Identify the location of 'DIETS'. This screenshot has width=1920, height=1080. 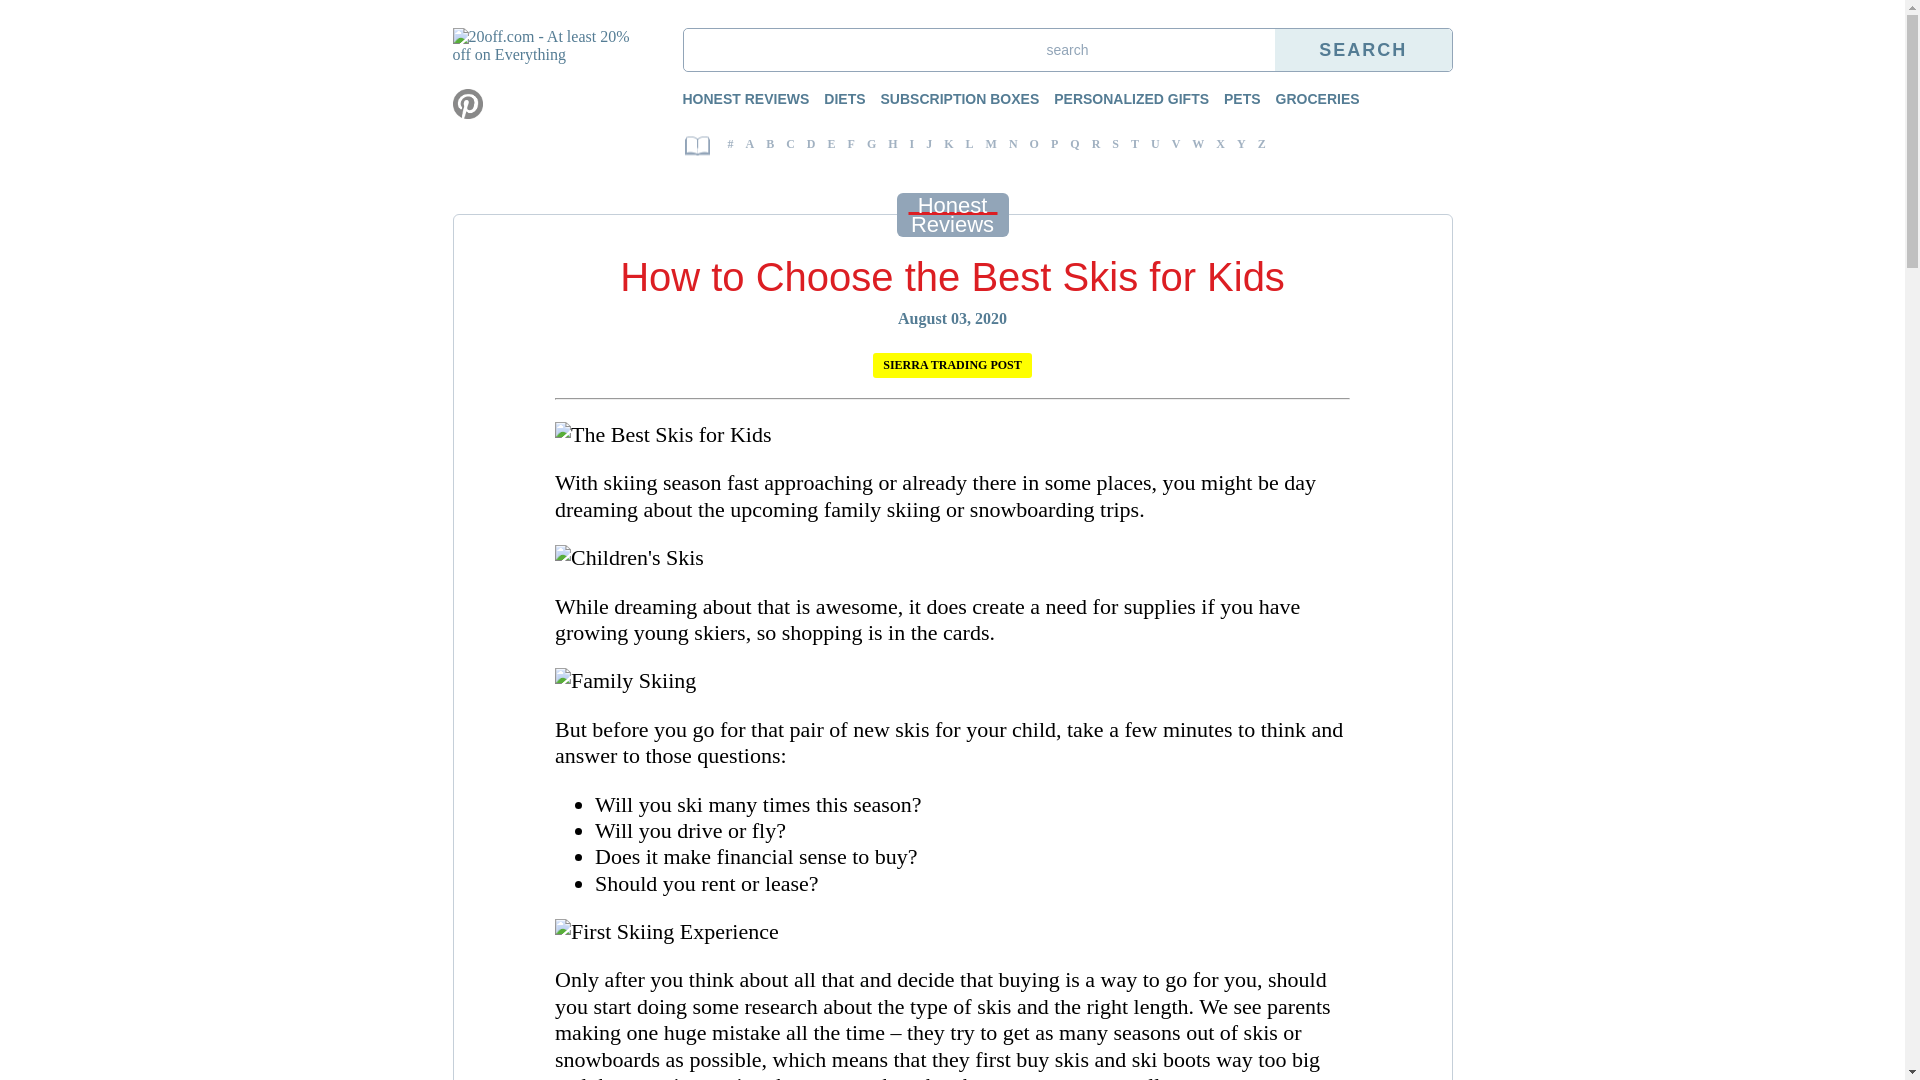
(834, 96).